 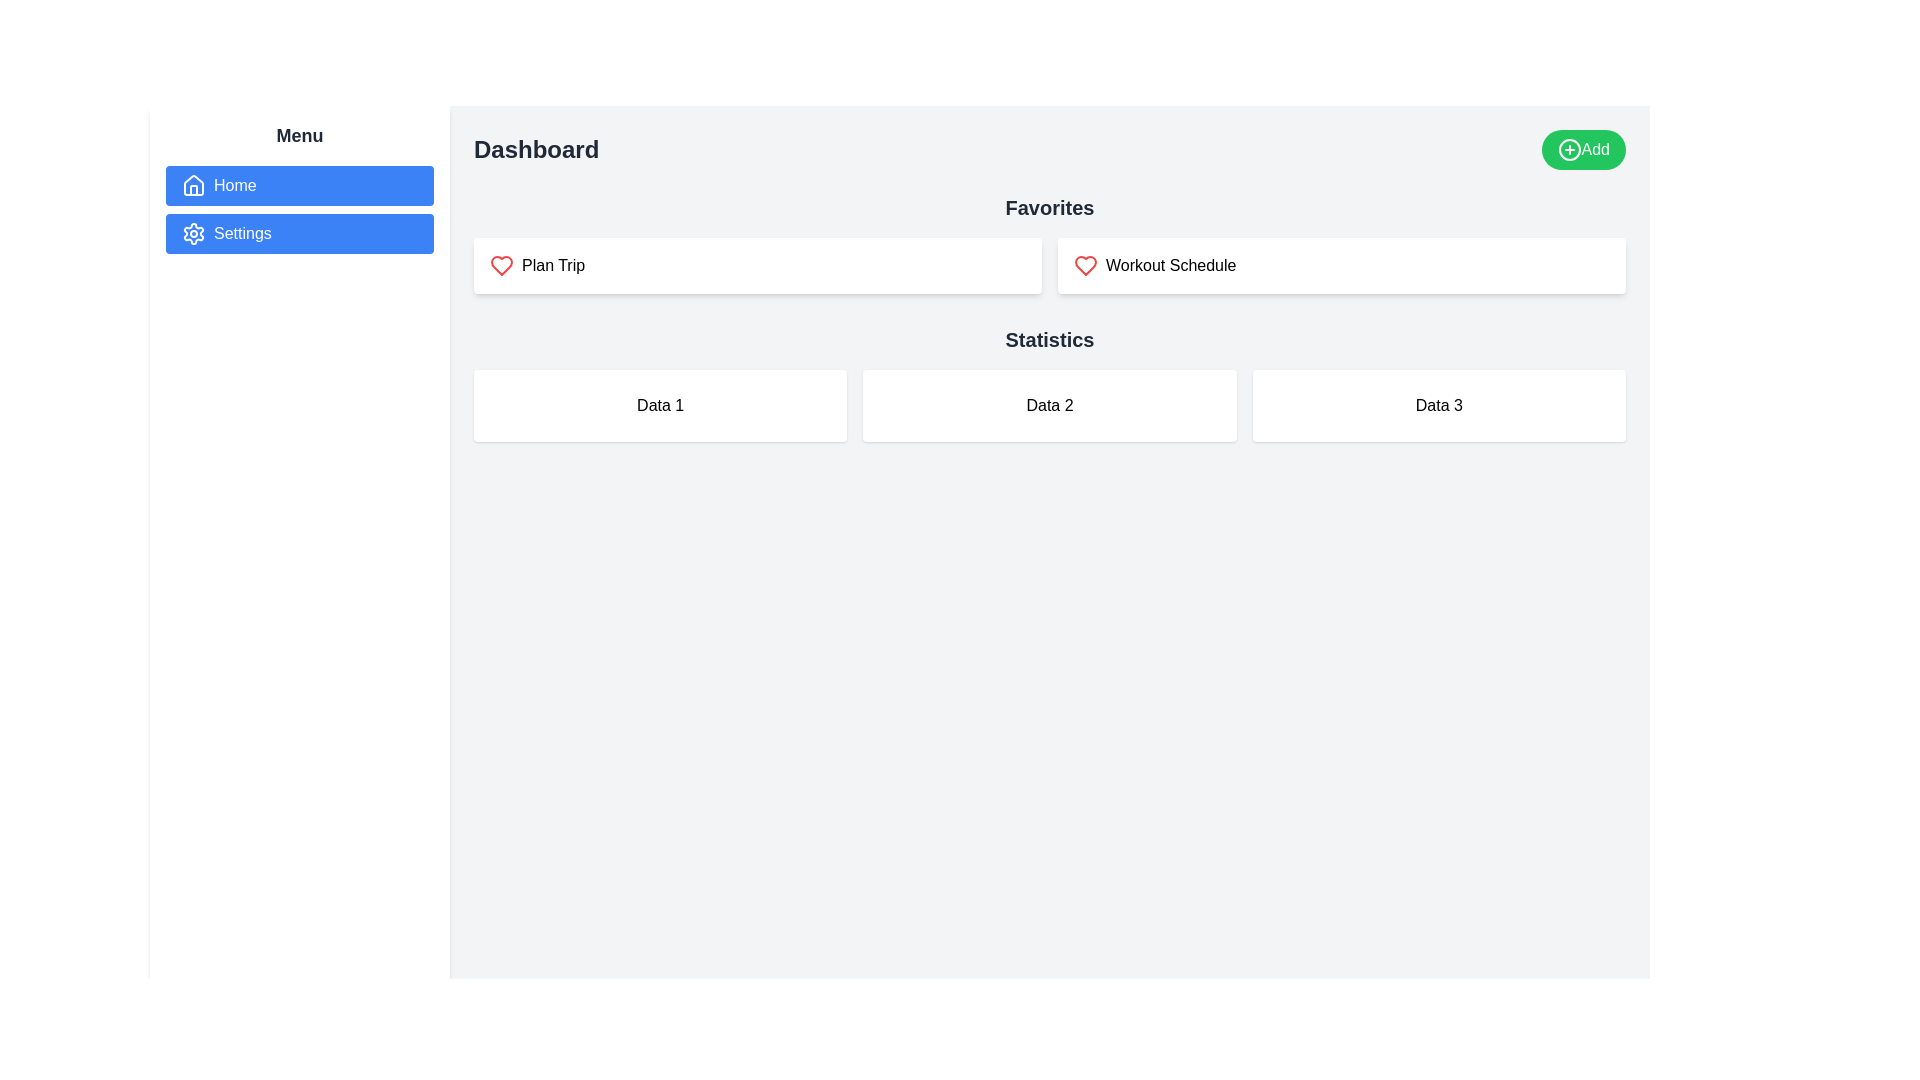 What do you see at coordinates (502, 265) in the screenshot?
I see `the heart icon located on the left side of the 'Plan Trip' item in the 'Favorites' section, which indicates a favorite or interest` at bounding box center [502, 265].